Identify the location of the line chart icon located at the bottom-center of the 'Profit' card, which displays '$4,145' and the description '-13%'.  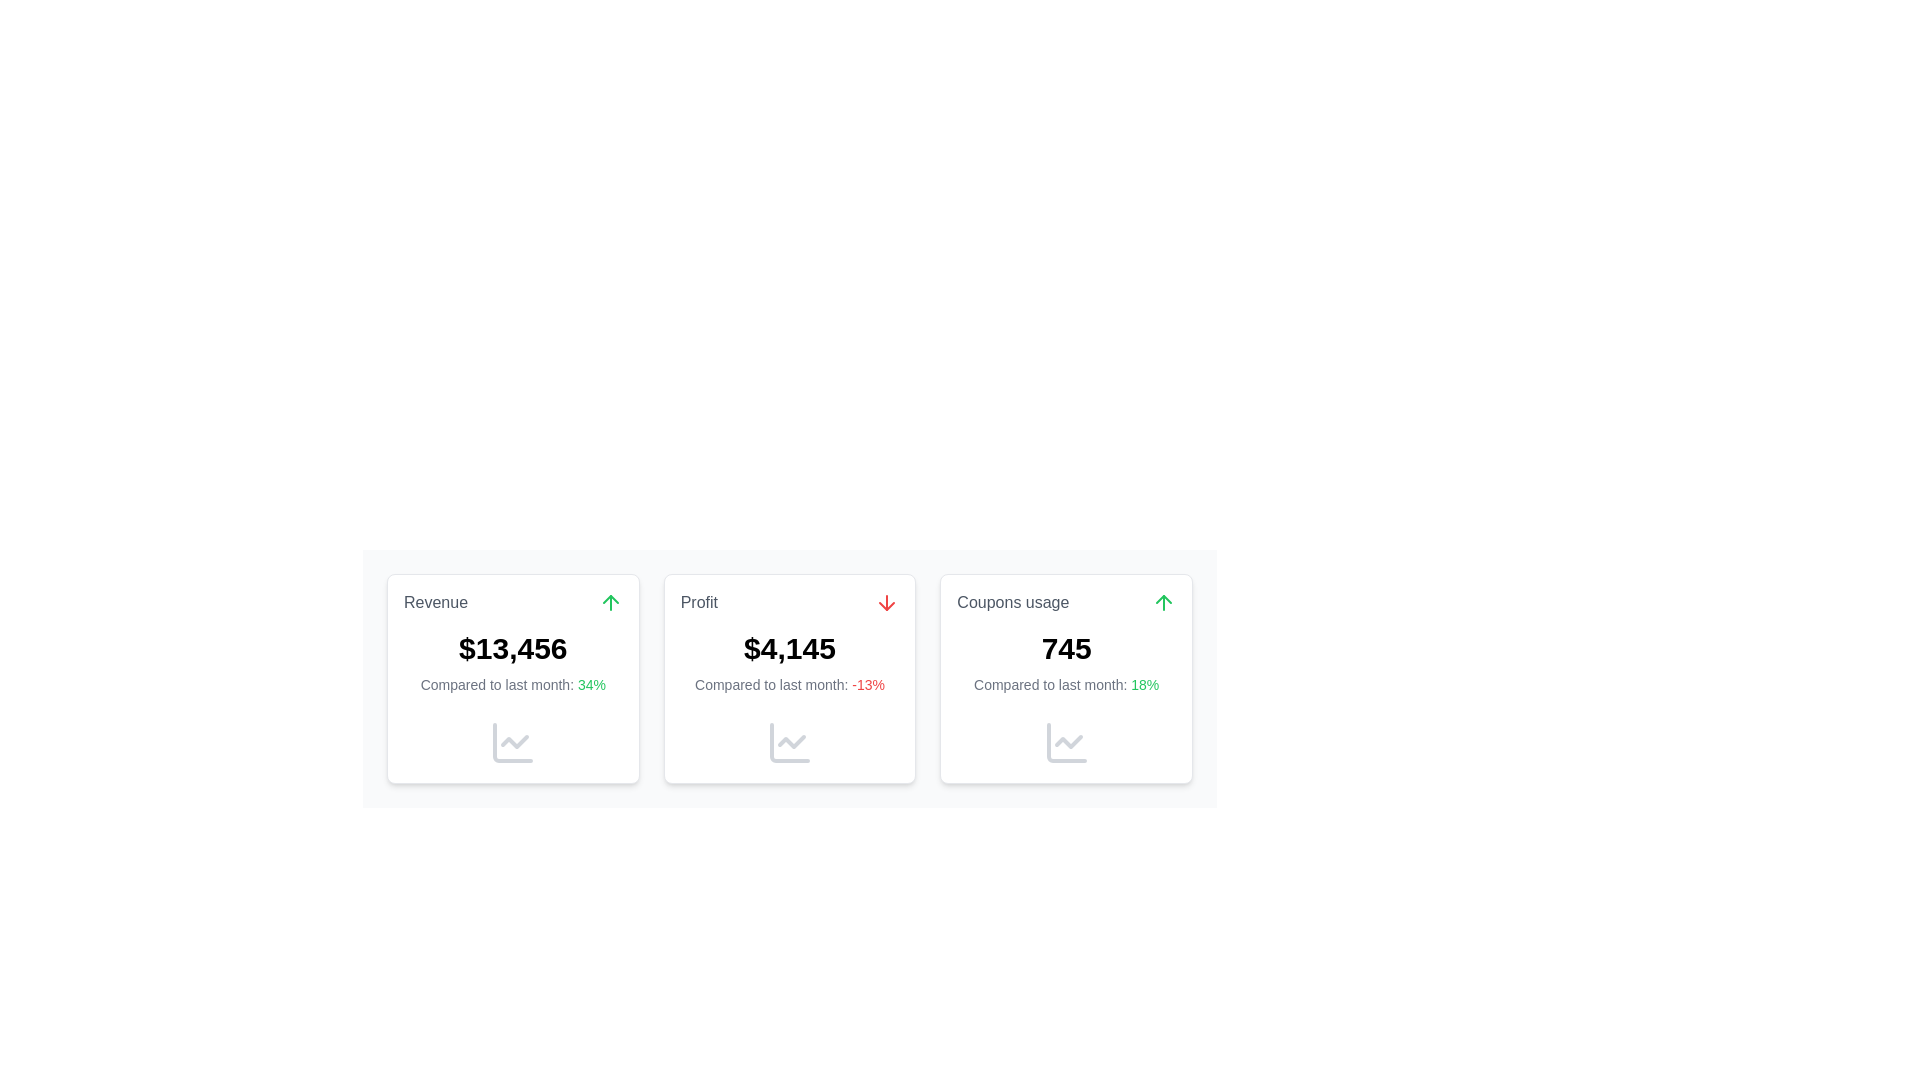
(788, 743).